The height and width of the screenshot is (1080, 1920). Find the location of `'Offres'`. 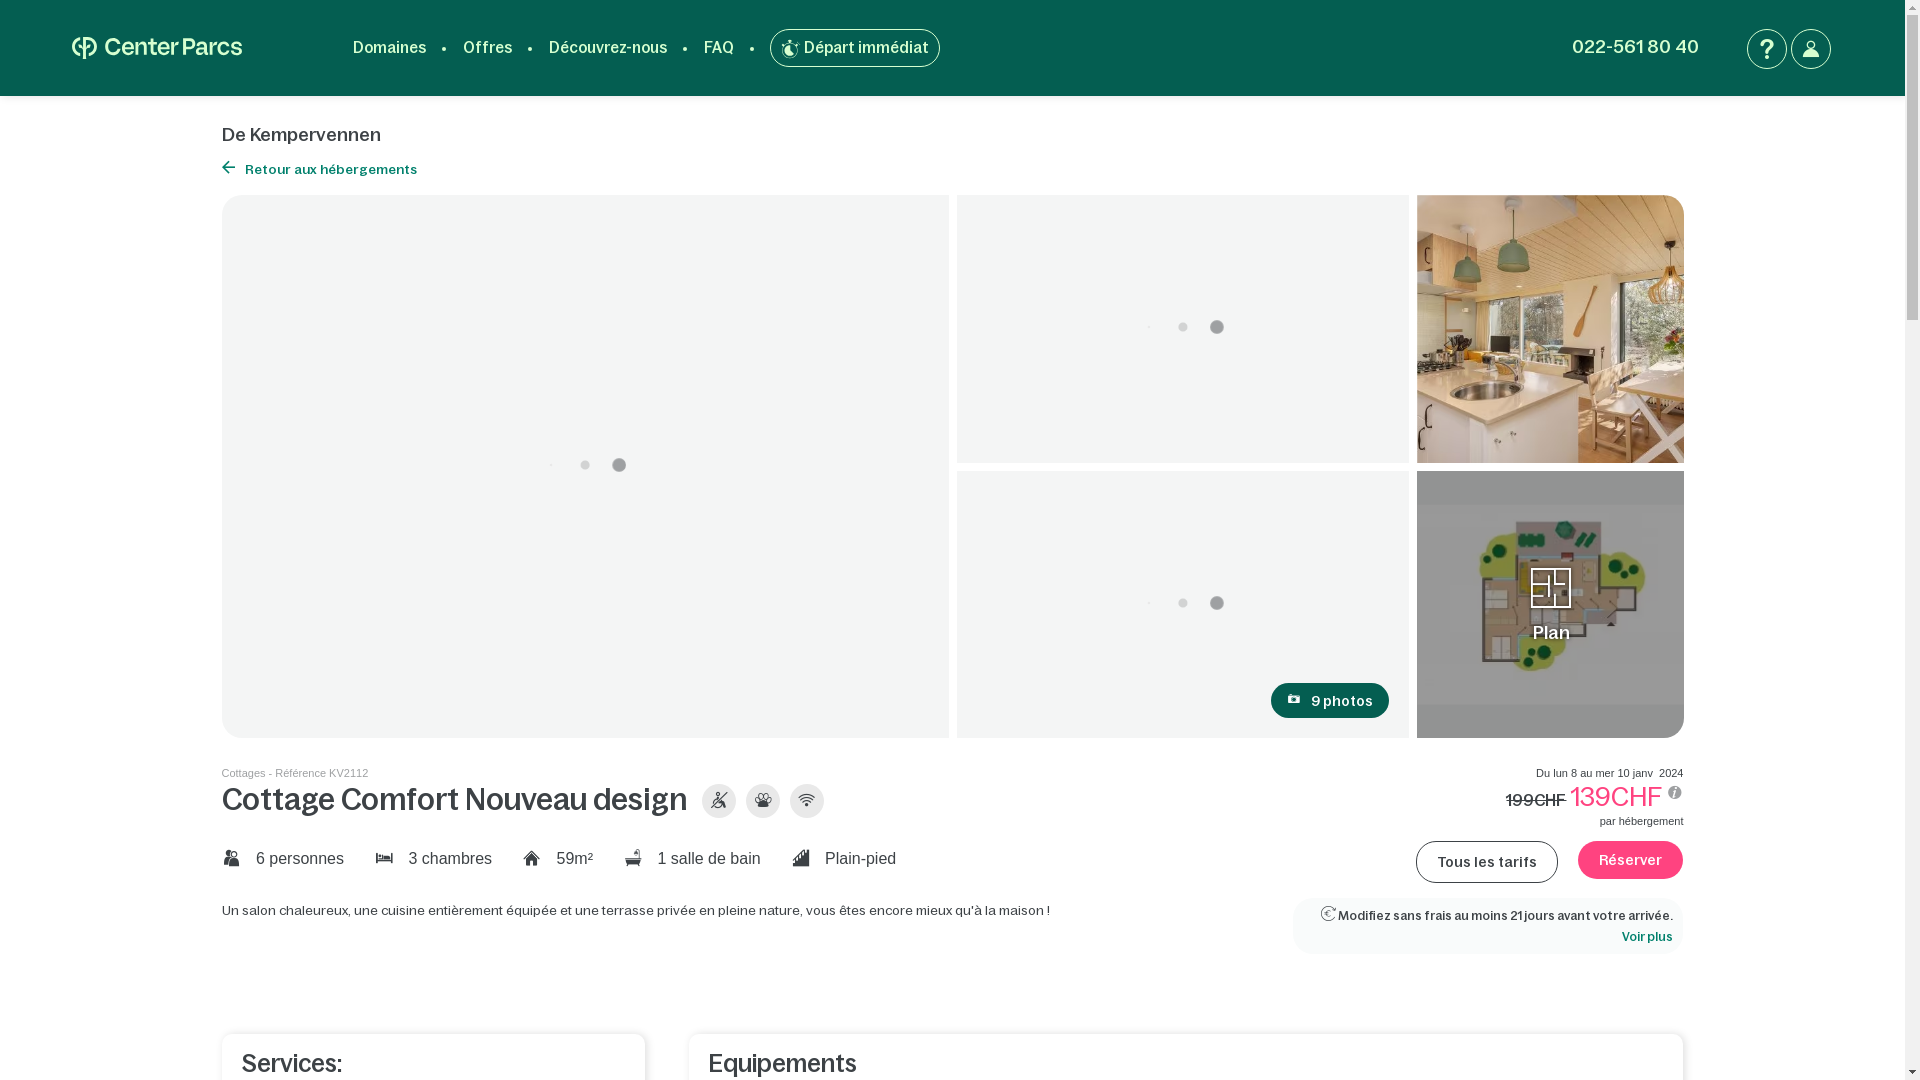

'Offres' is located at coordinates (487, 46).